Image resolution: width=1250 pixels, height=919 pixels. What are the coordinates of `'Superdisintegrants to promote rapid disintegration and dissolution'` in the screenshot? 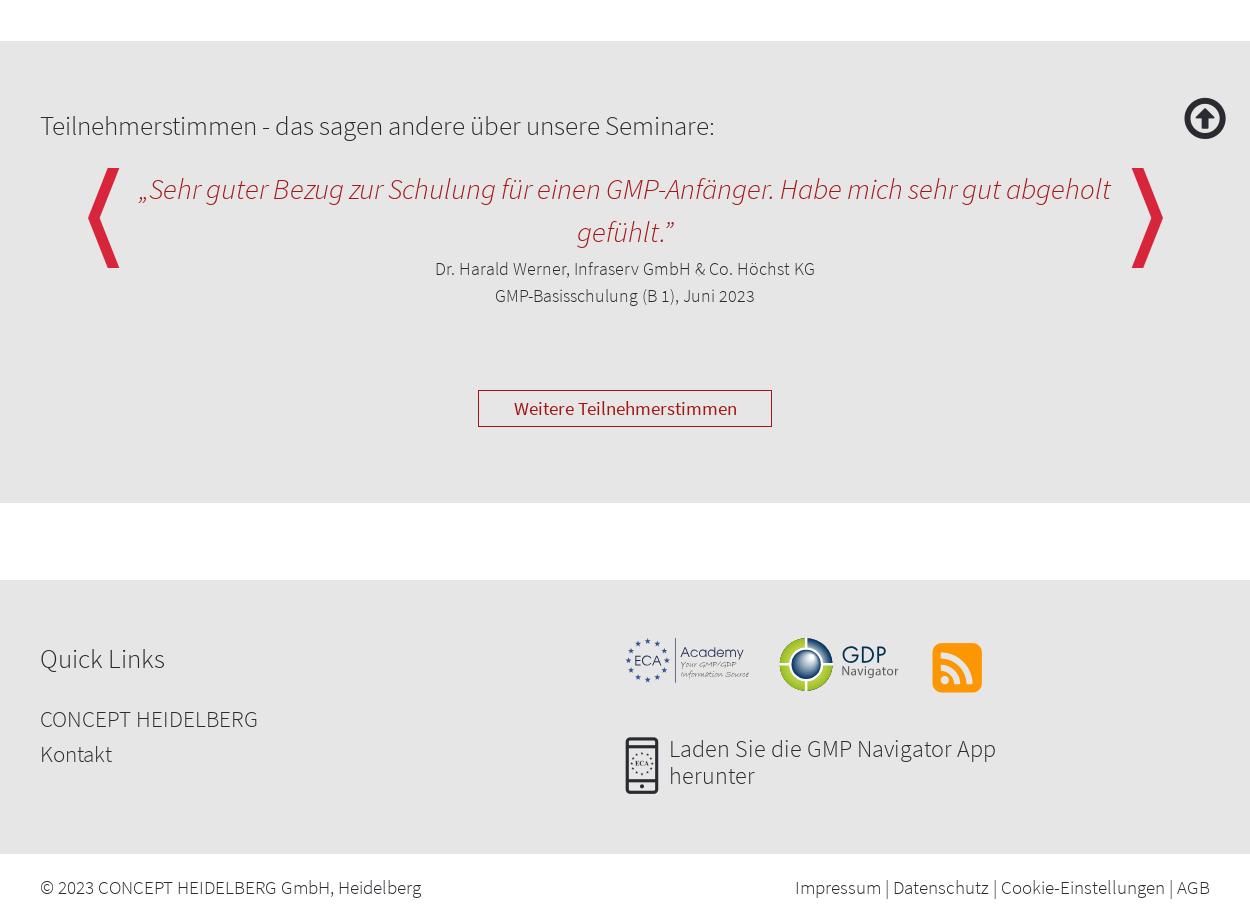 It's located at (309, 130).